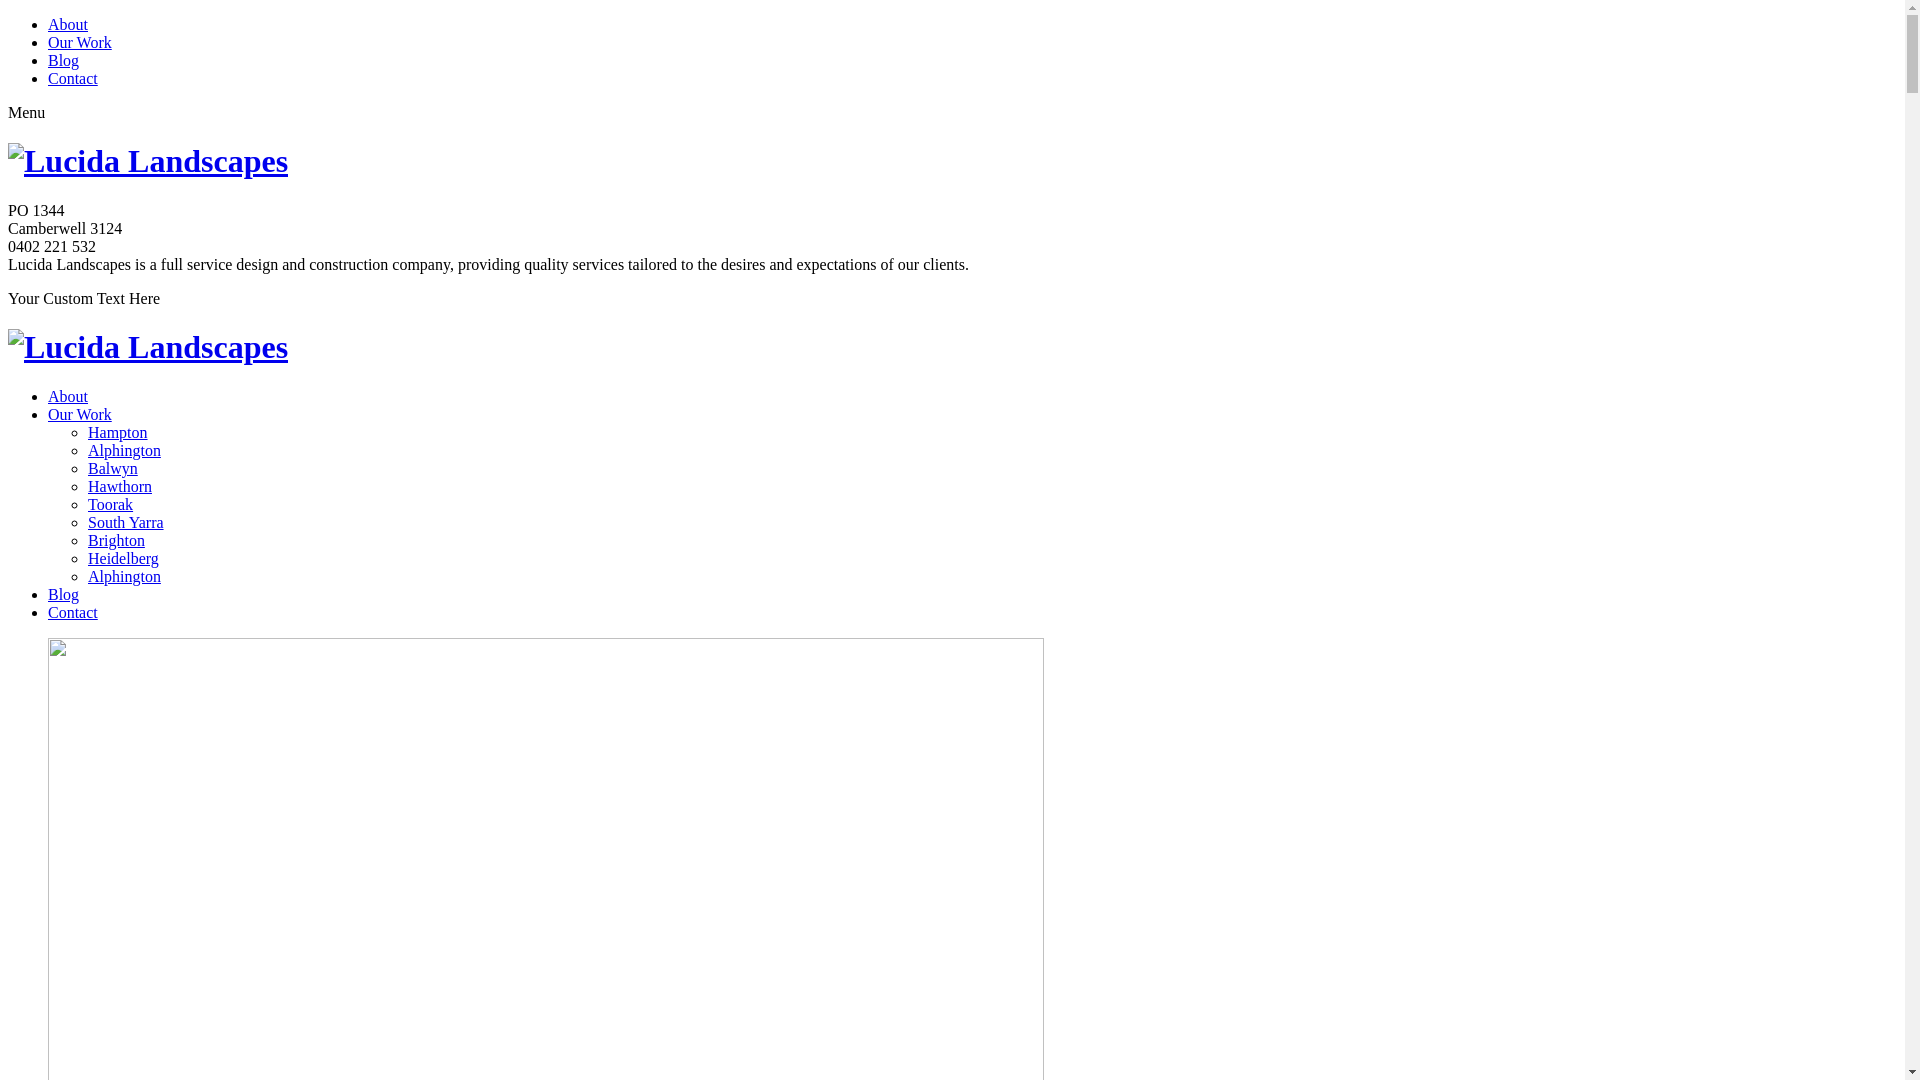  Describe the element at coordinates (67, 396) in the screenshot. I see `'About'` at that location.